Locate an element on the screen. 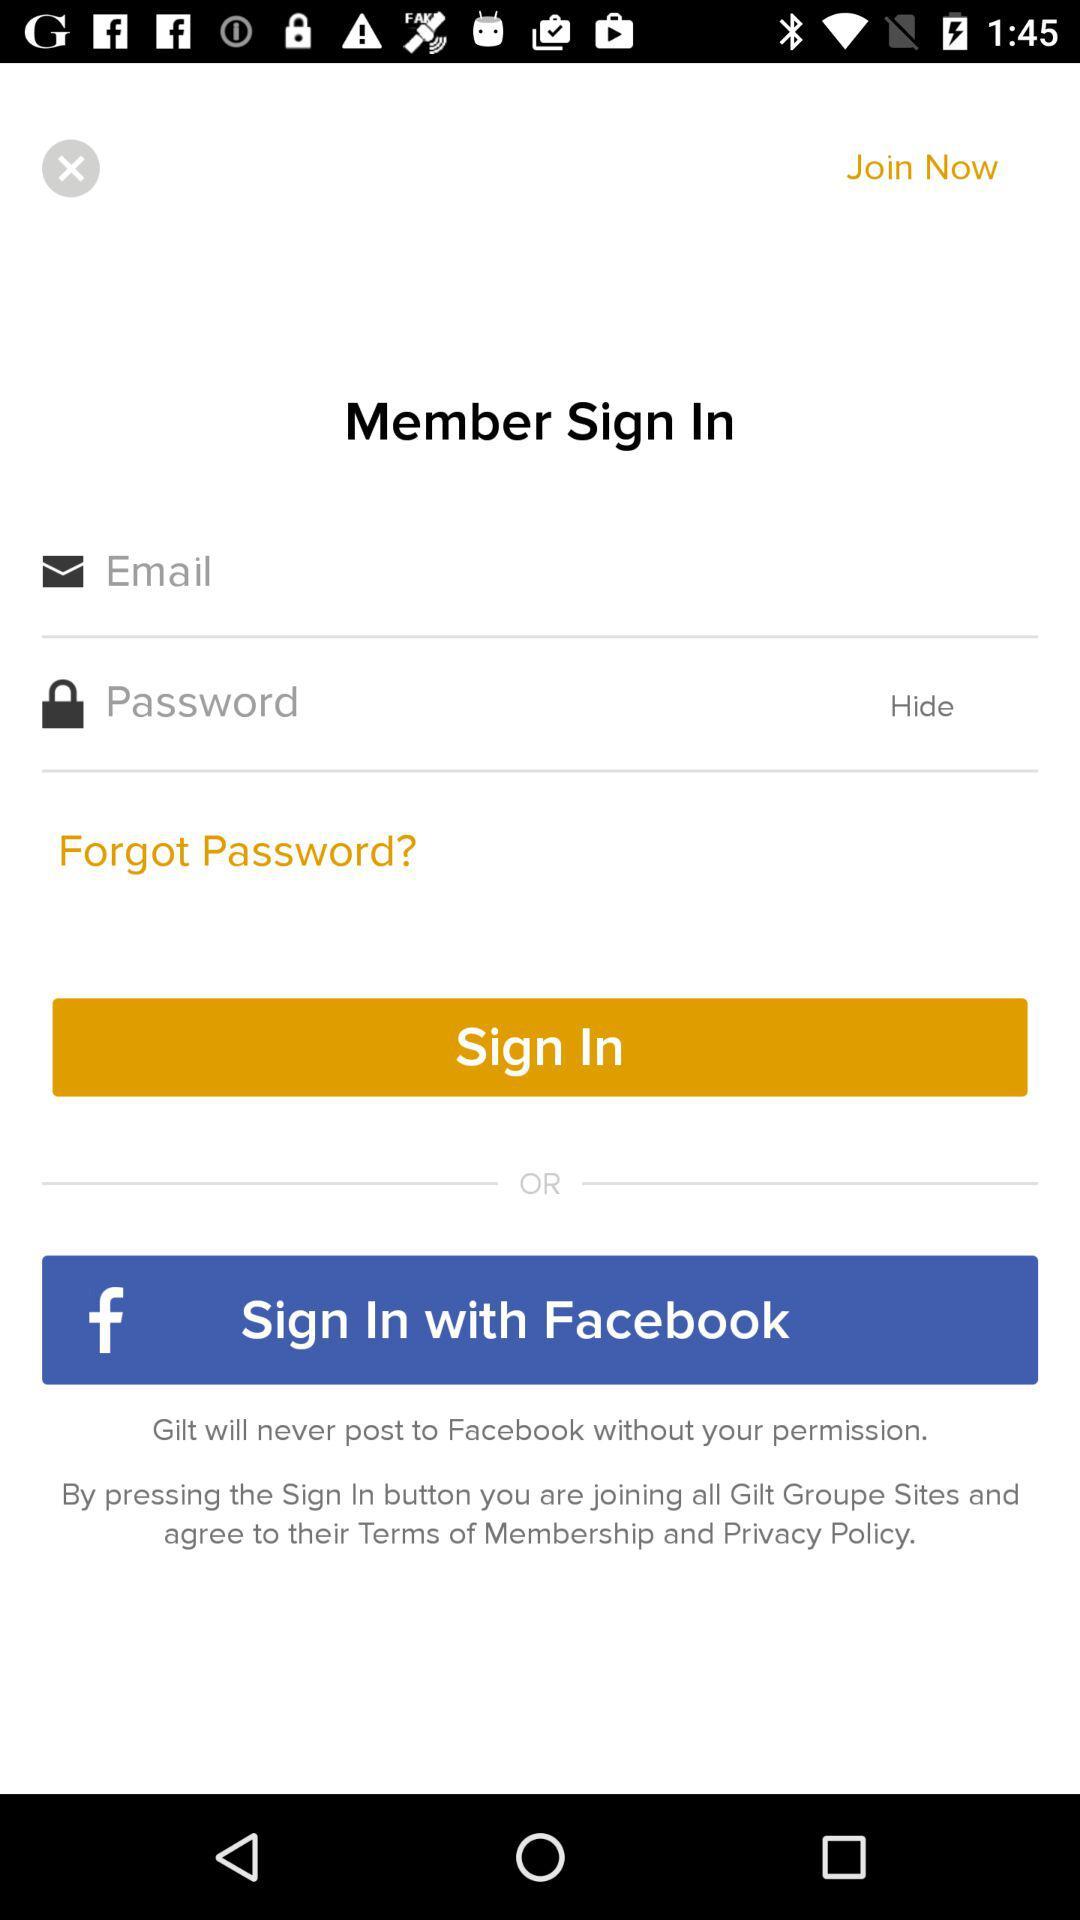 This screenshot has height=1920, width=1080. the item to the left of the hide item is located at coordinates (236, 851).